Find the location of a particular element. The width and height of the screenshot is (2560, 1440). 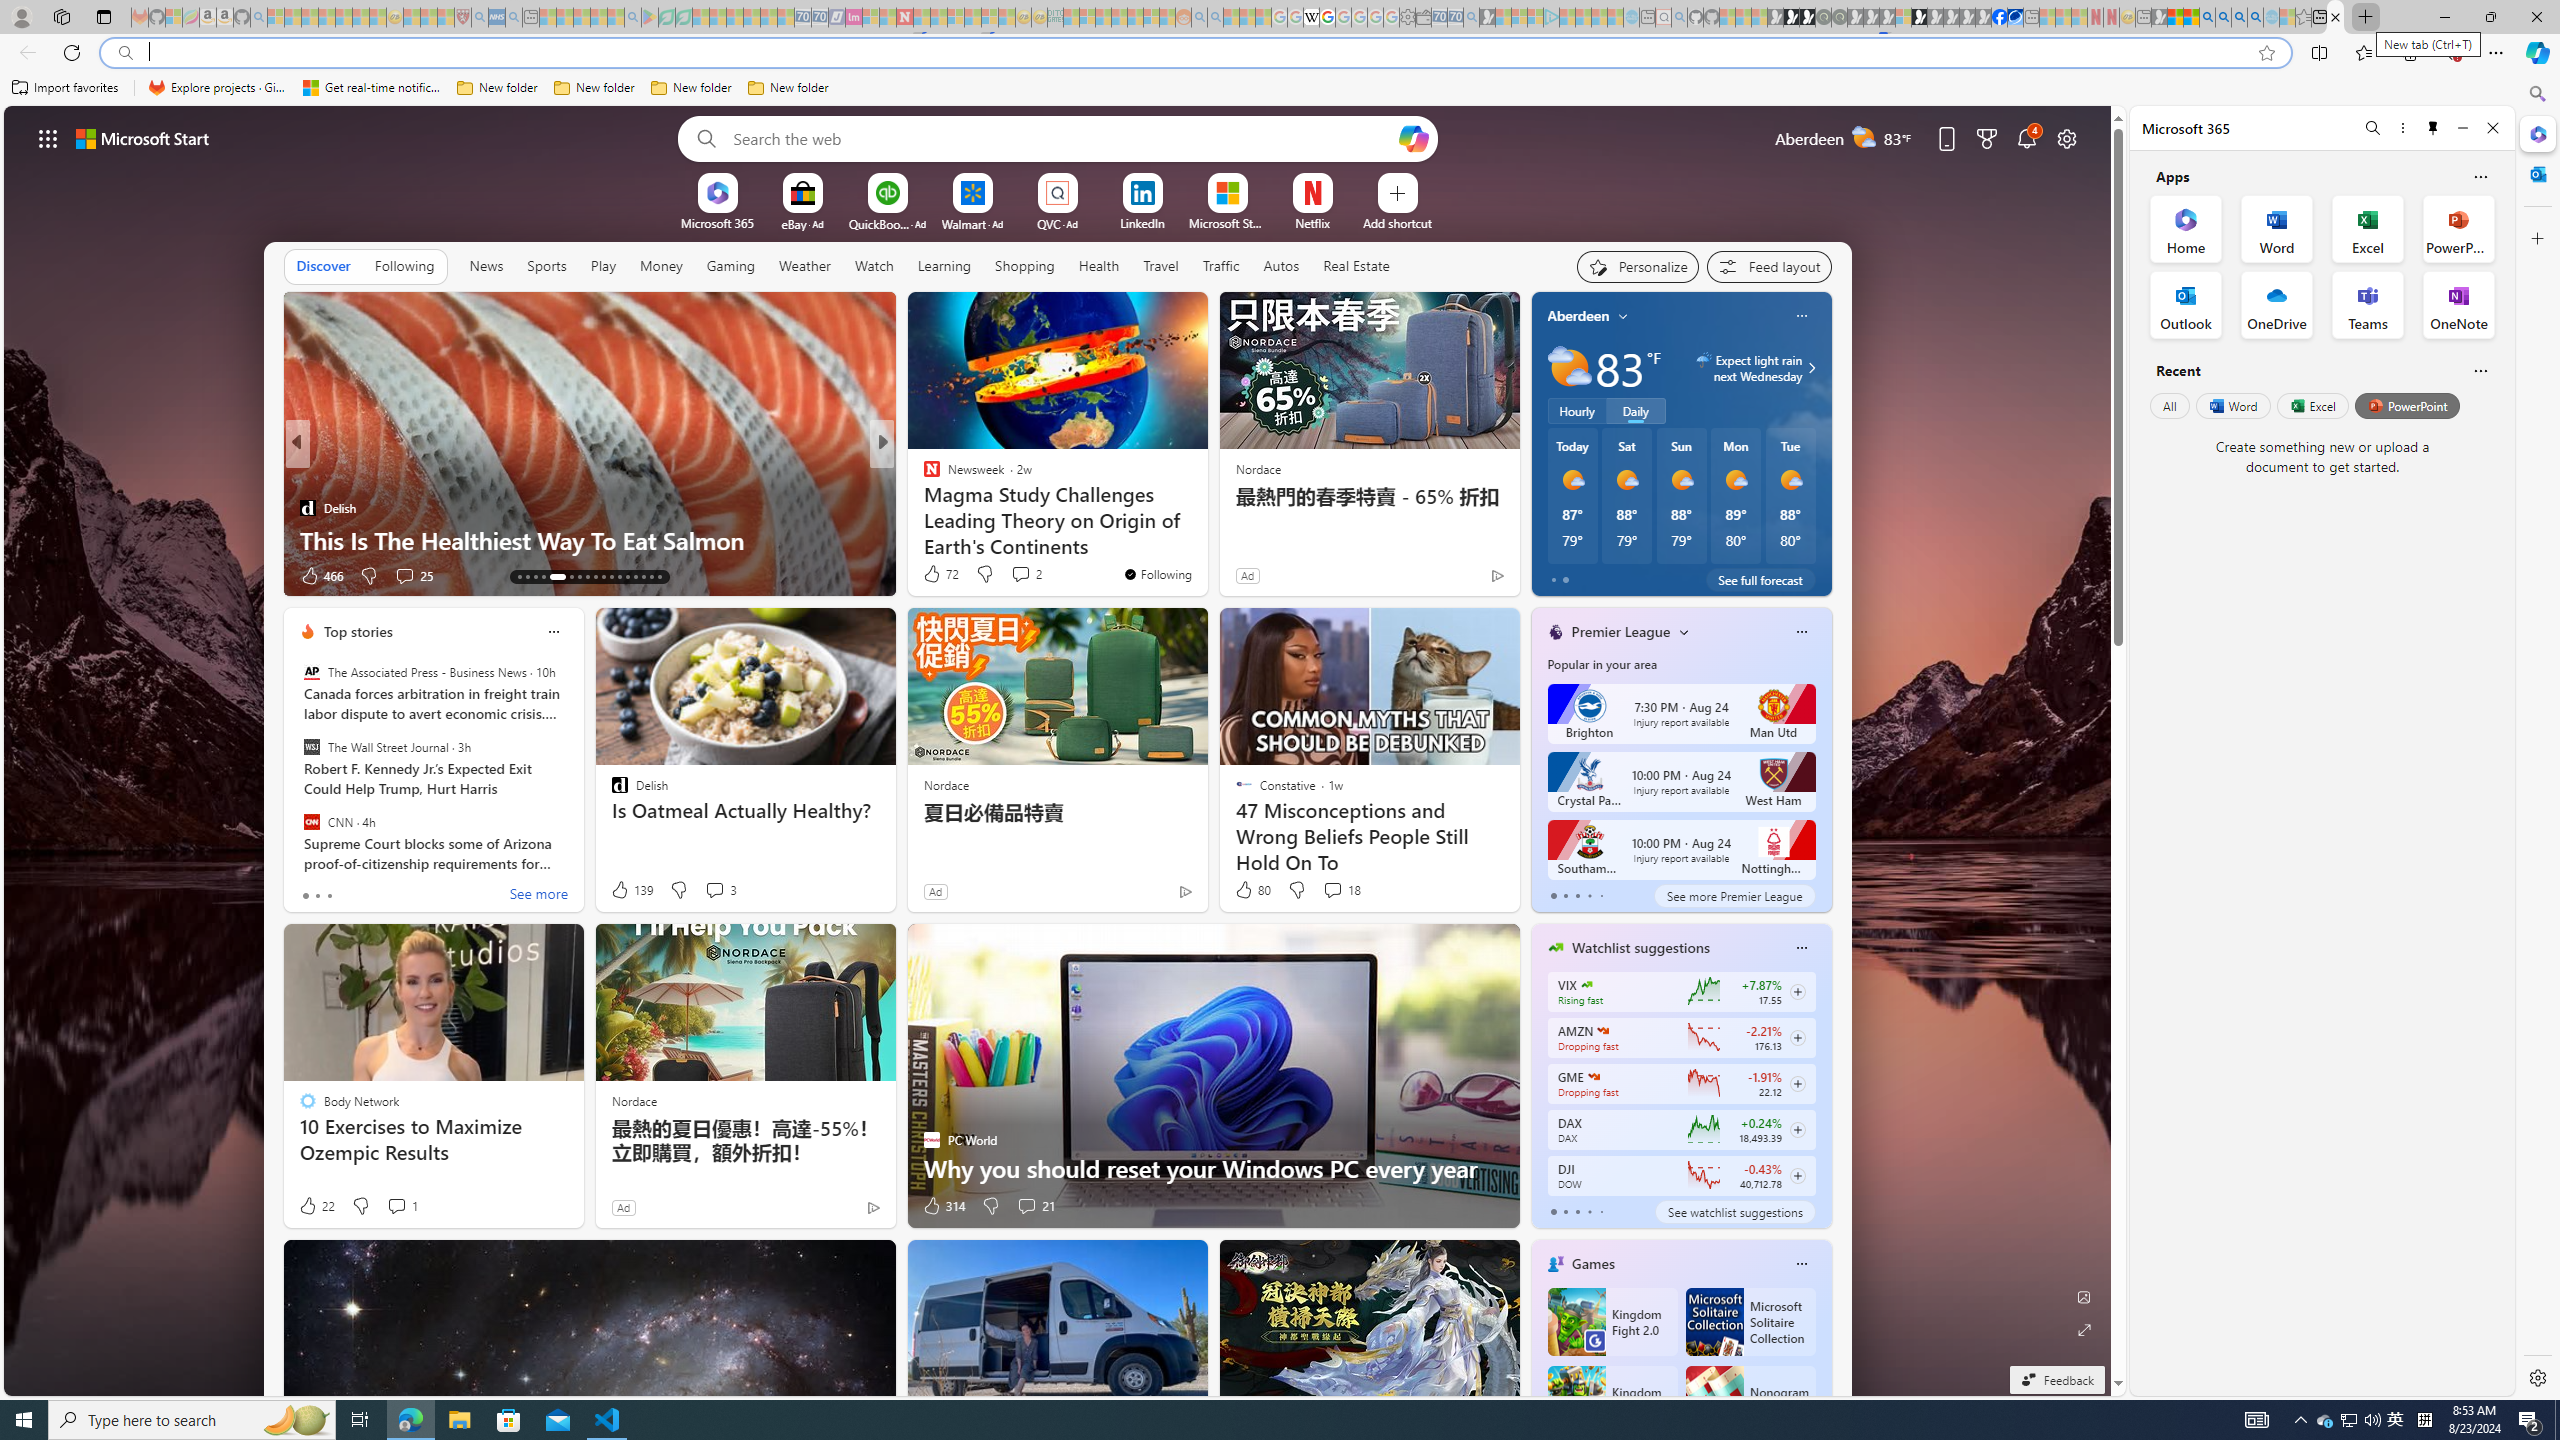

'View comments 11 Comment' is located at coordinates (1028, 575).